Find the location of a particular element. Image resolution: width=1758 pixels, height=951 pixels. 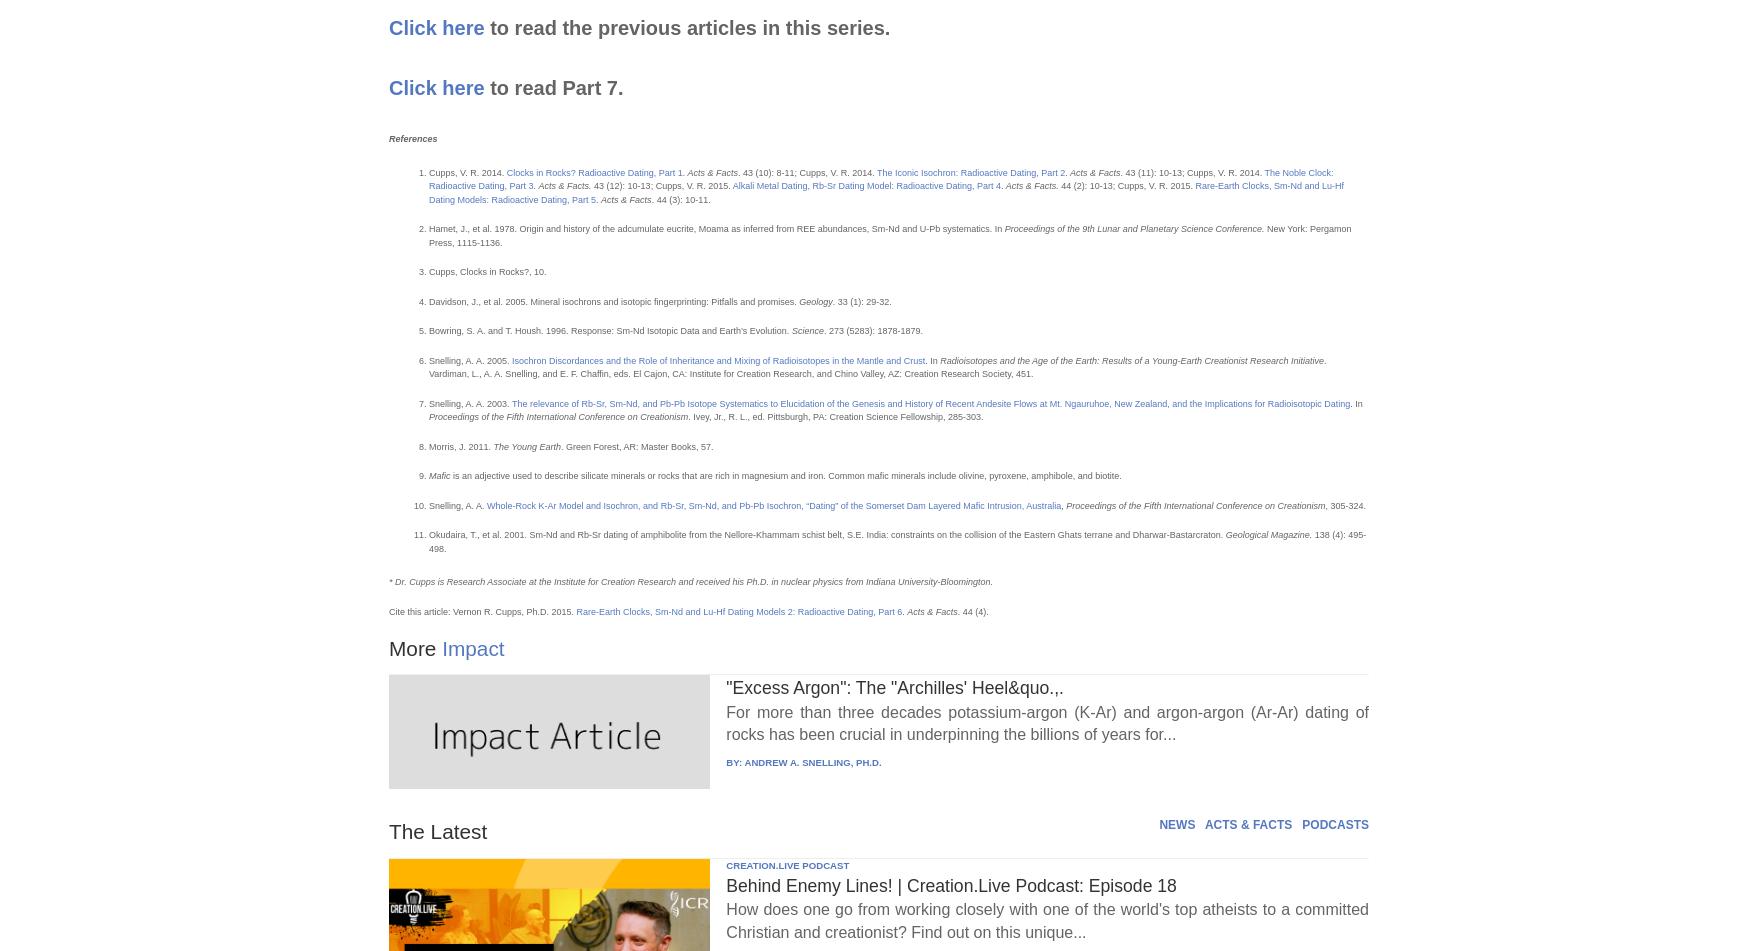

'References' is located at coordinates (412, 139).